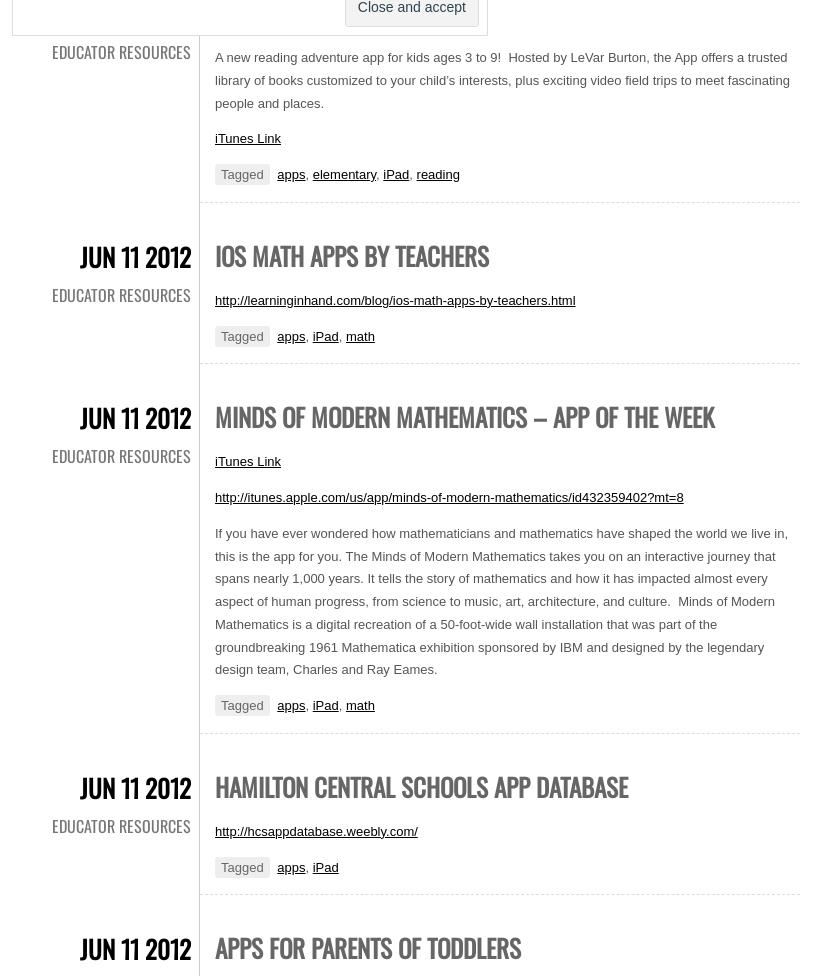 The height and width of the screenshot is (976, 820). Describe the element at coordinates (214, 415) in the screenshot. I see `'Minds of Modern Mathematics – App of the Week'` at that location.